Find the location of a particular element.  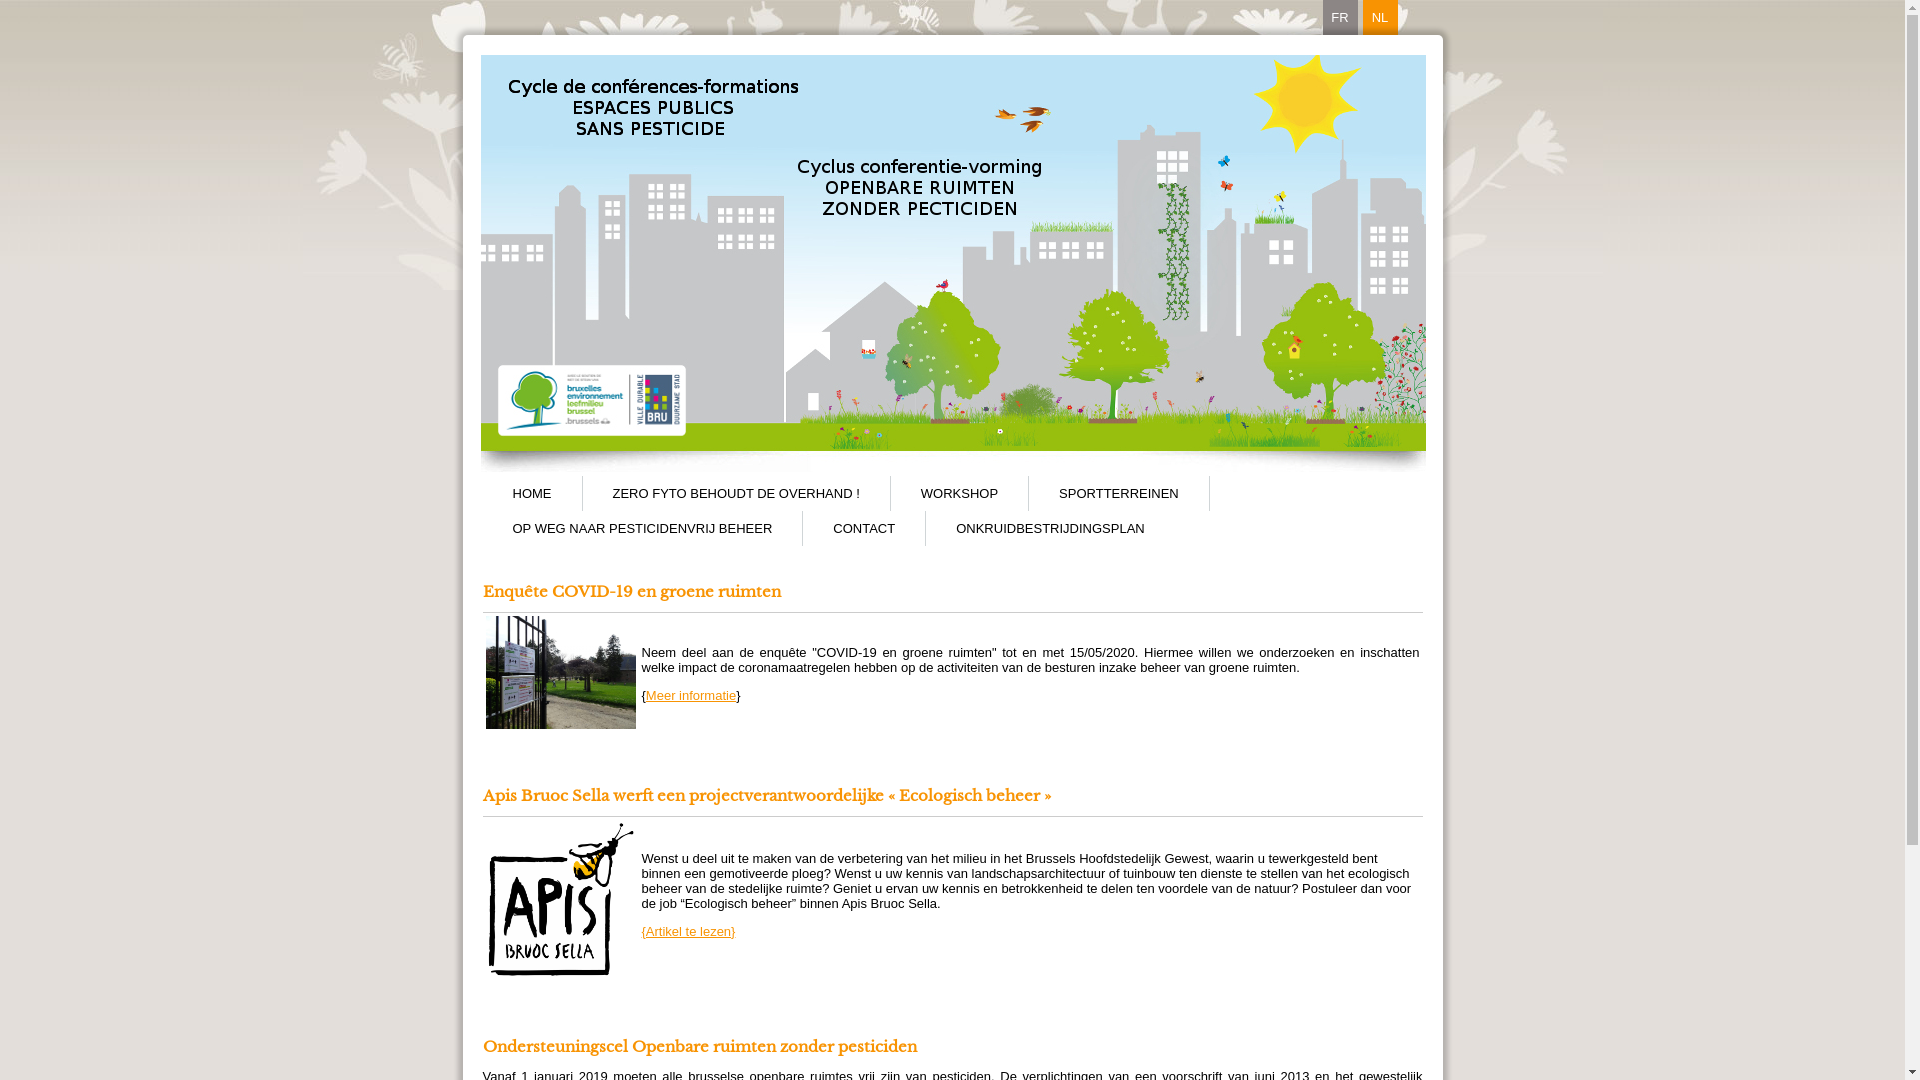

'WORKSHOP' is located at coordinates (920, 493).